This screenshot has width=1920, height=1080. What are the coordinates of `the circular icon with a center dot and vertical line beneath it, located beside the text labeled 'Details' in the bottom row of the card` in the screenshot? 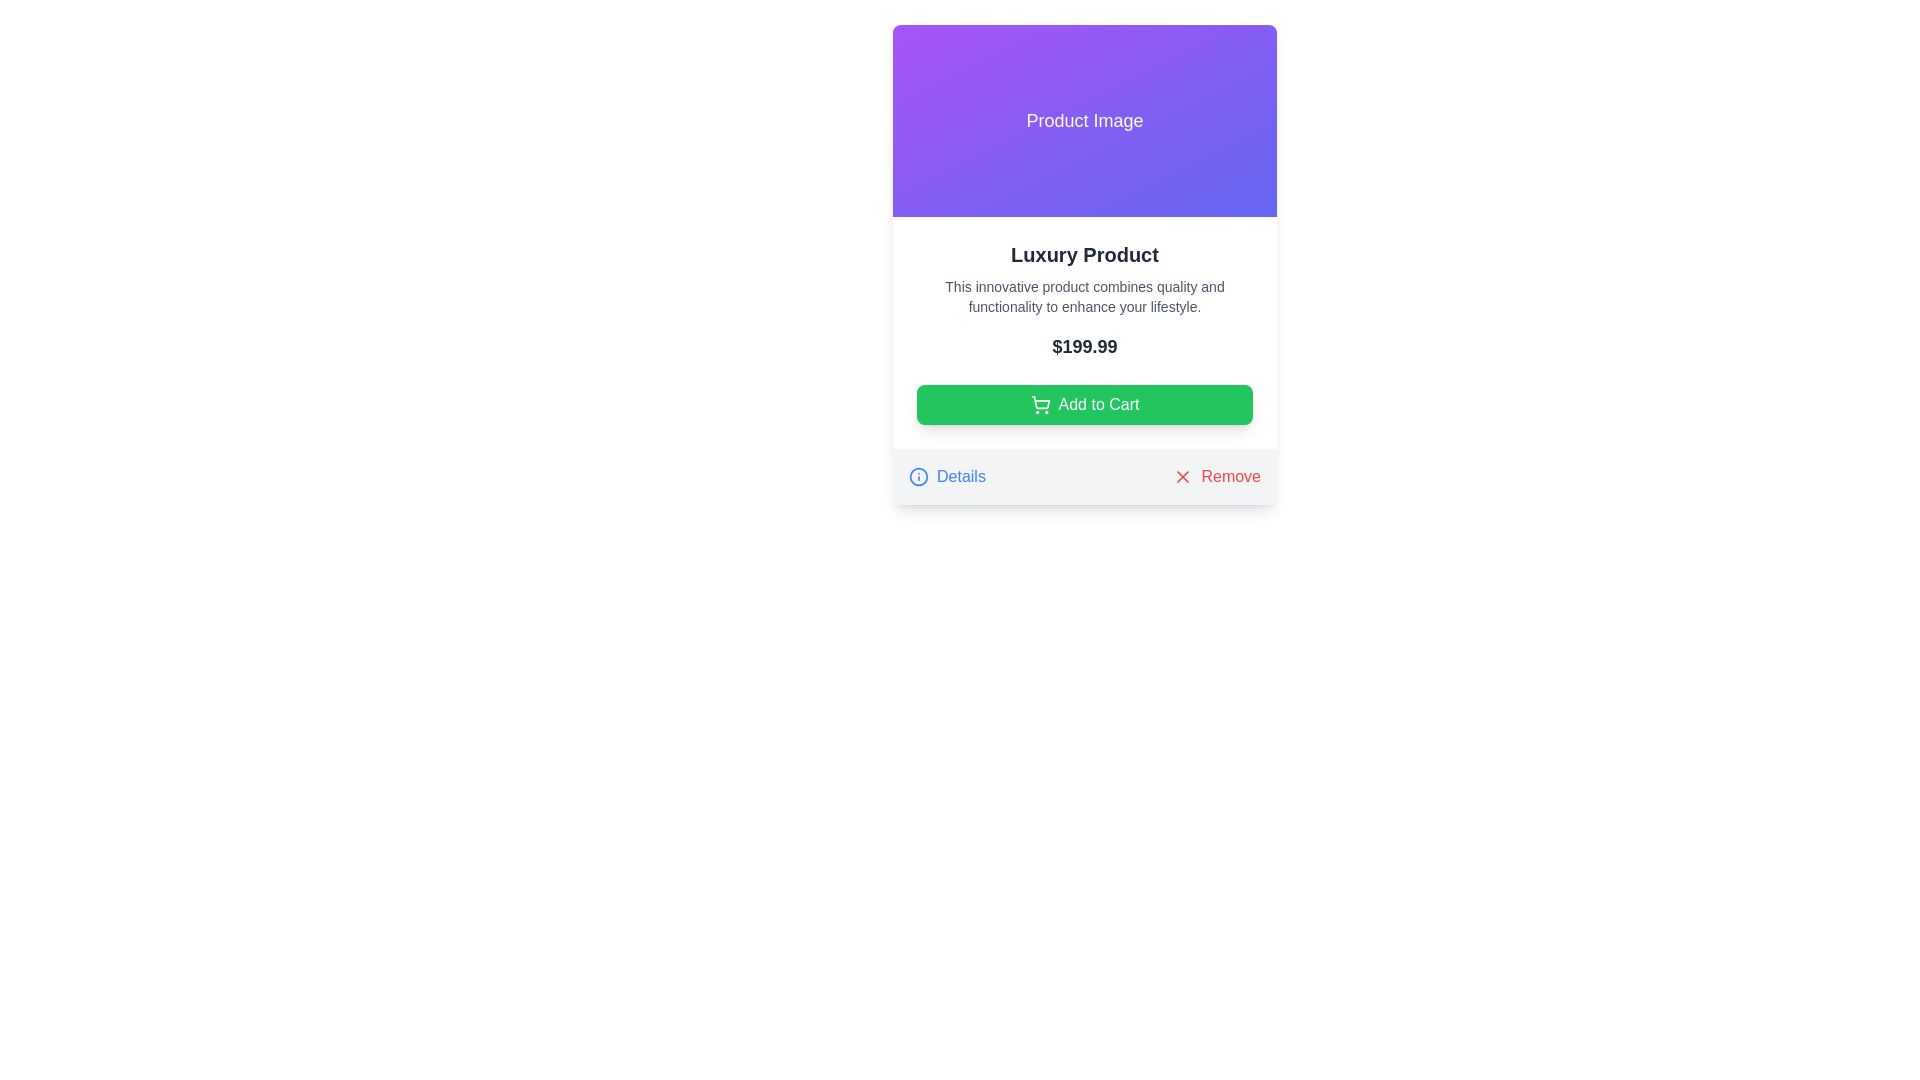 It's located at (917, 477).